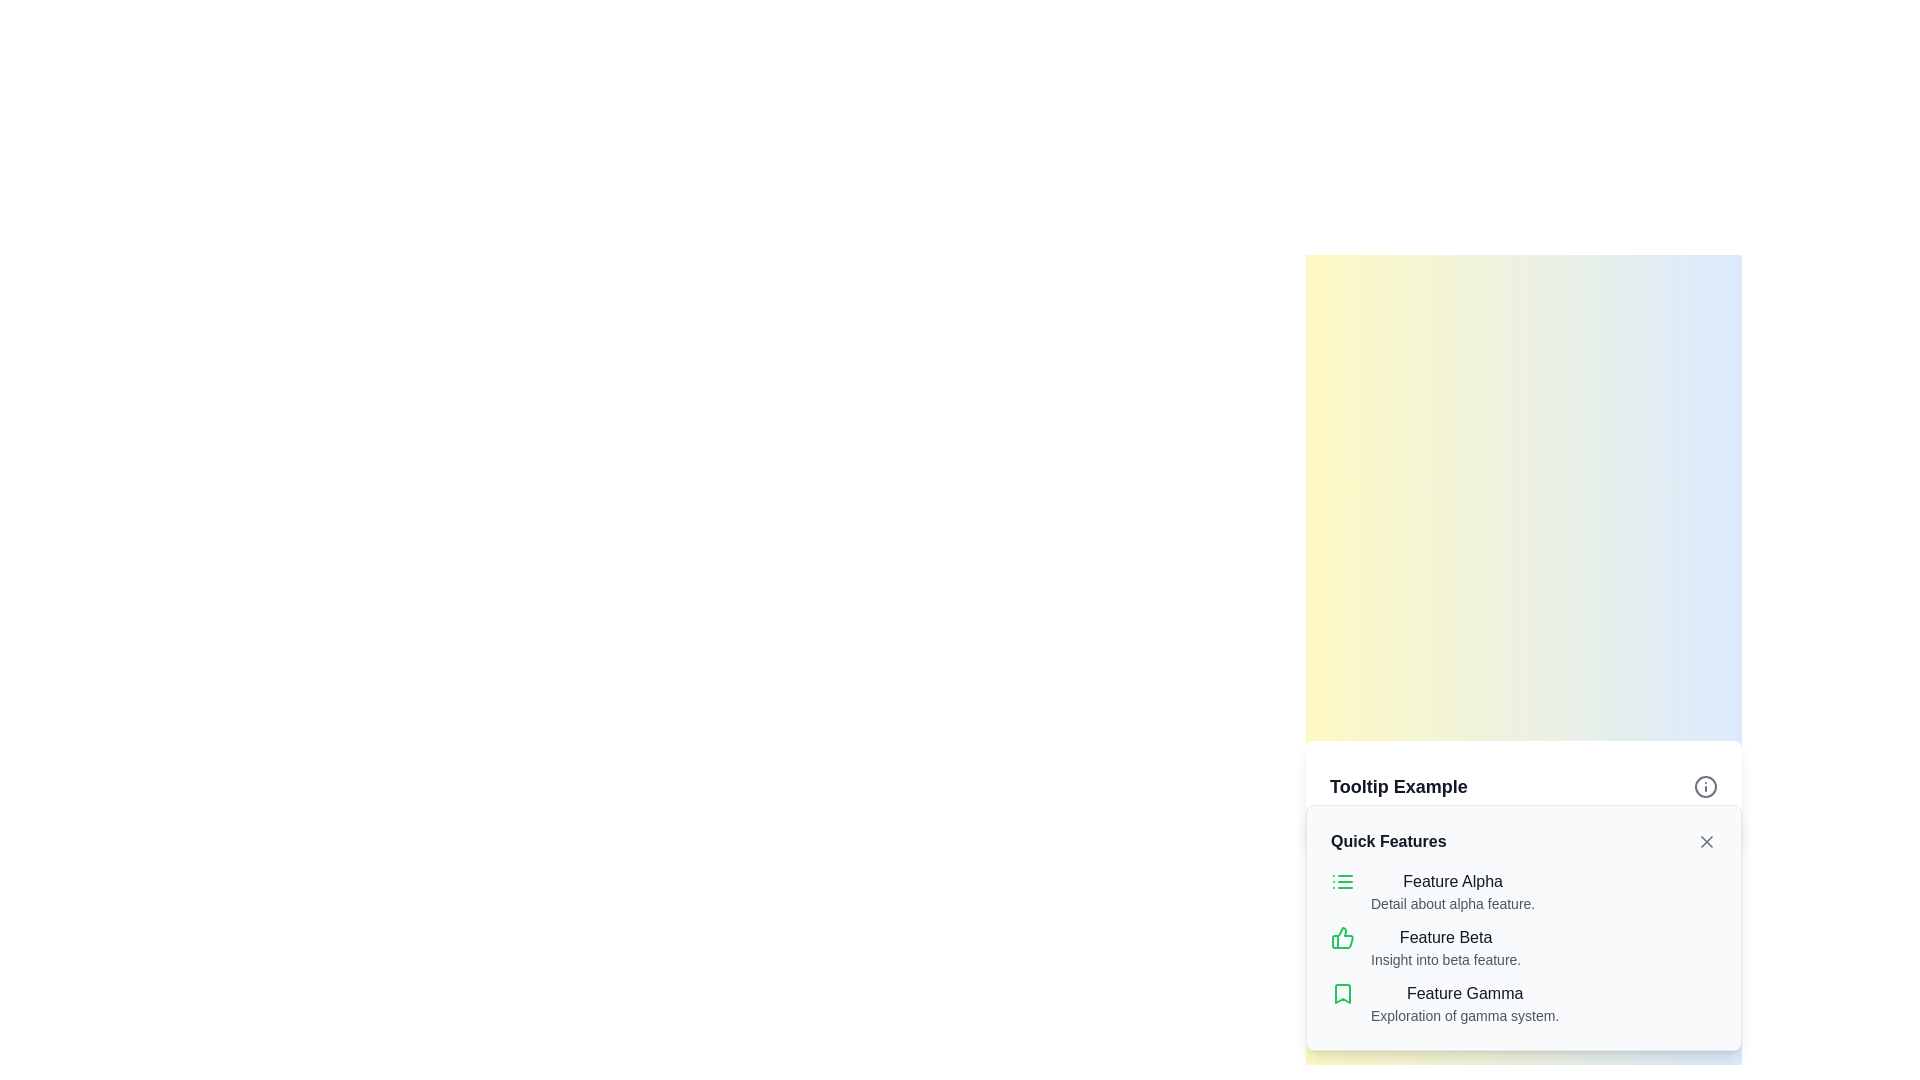 This screenshot has height=1080, width=1920. What do you see at coordinates (1453, 890) in the screenshot?
I see `and interpret the text displayed in the first feature item titled 'Feature Alpha' located in the 'Quick Features' section, positioned below a green icon` at bounding box center [1453, 890].